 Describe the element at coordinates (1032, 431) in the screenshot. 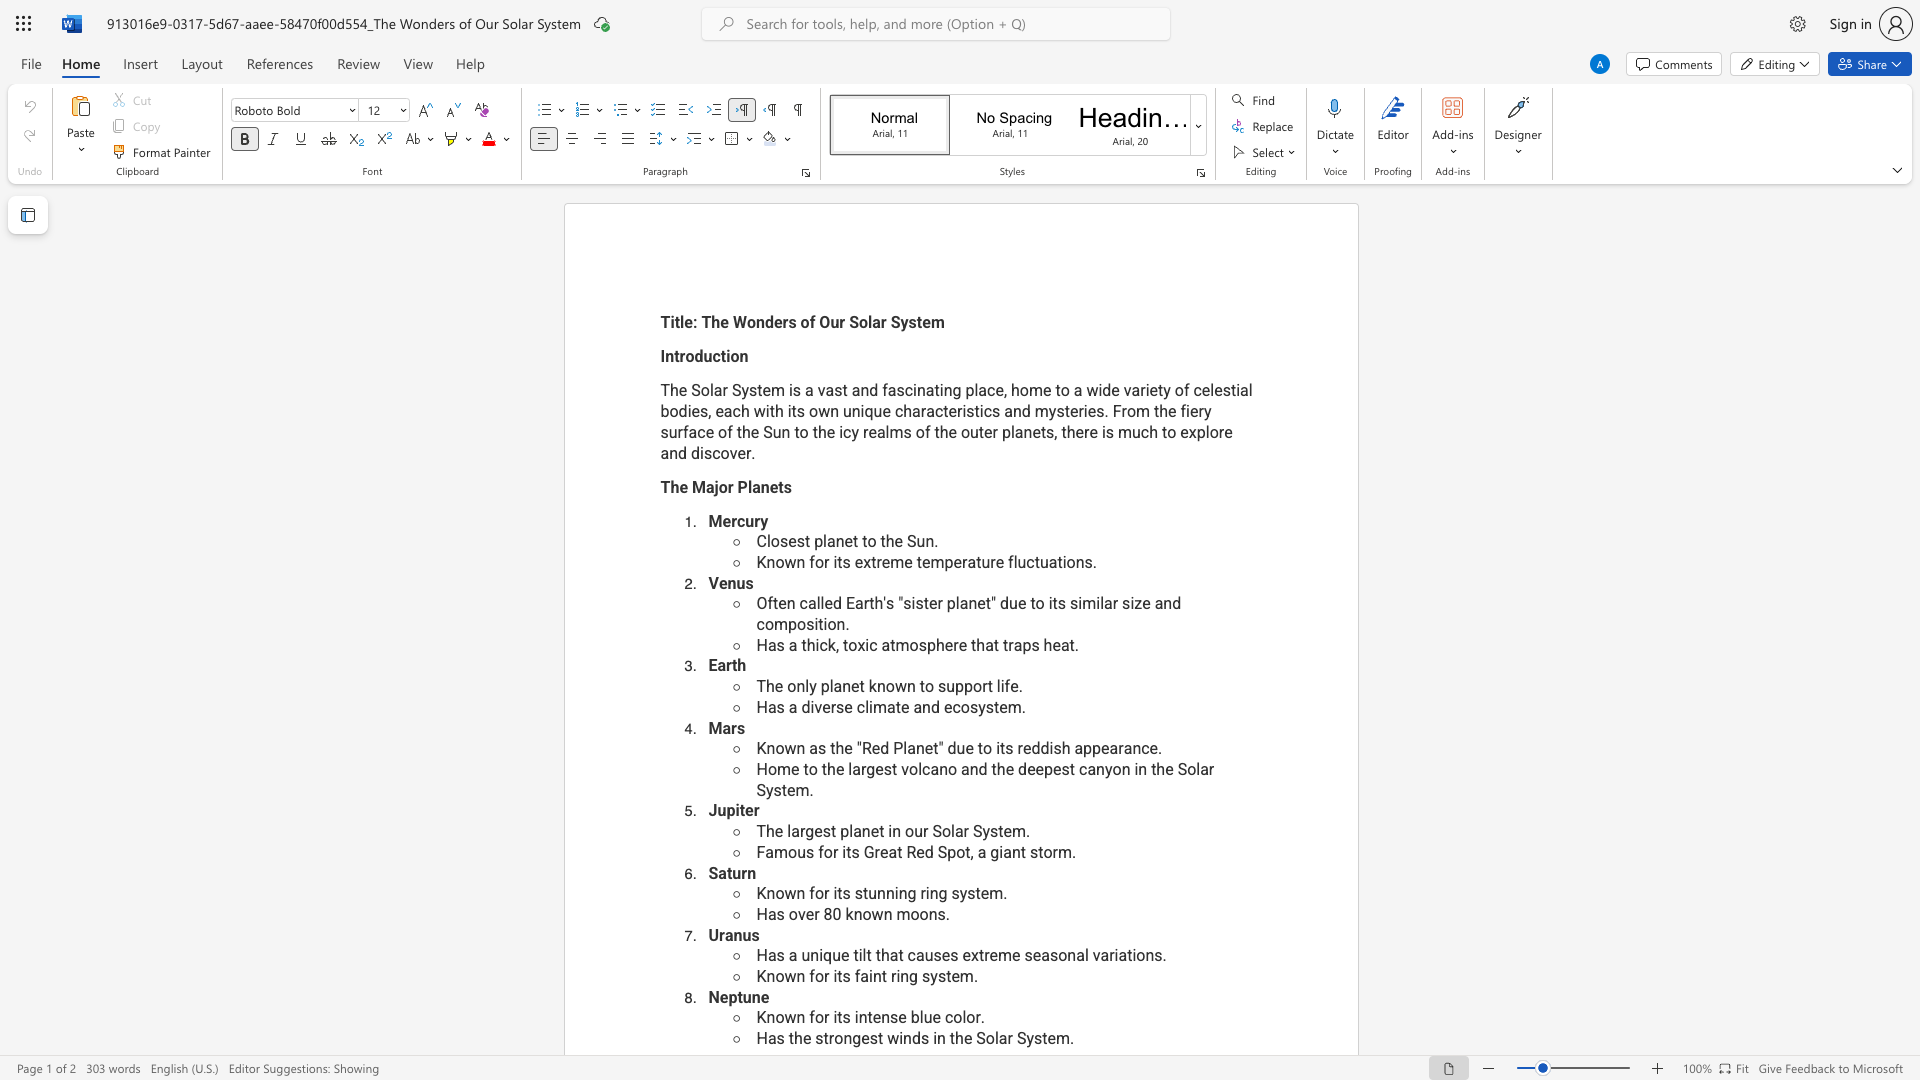

I see `the space between the continuous character "n" and "e" in the text` at that location.